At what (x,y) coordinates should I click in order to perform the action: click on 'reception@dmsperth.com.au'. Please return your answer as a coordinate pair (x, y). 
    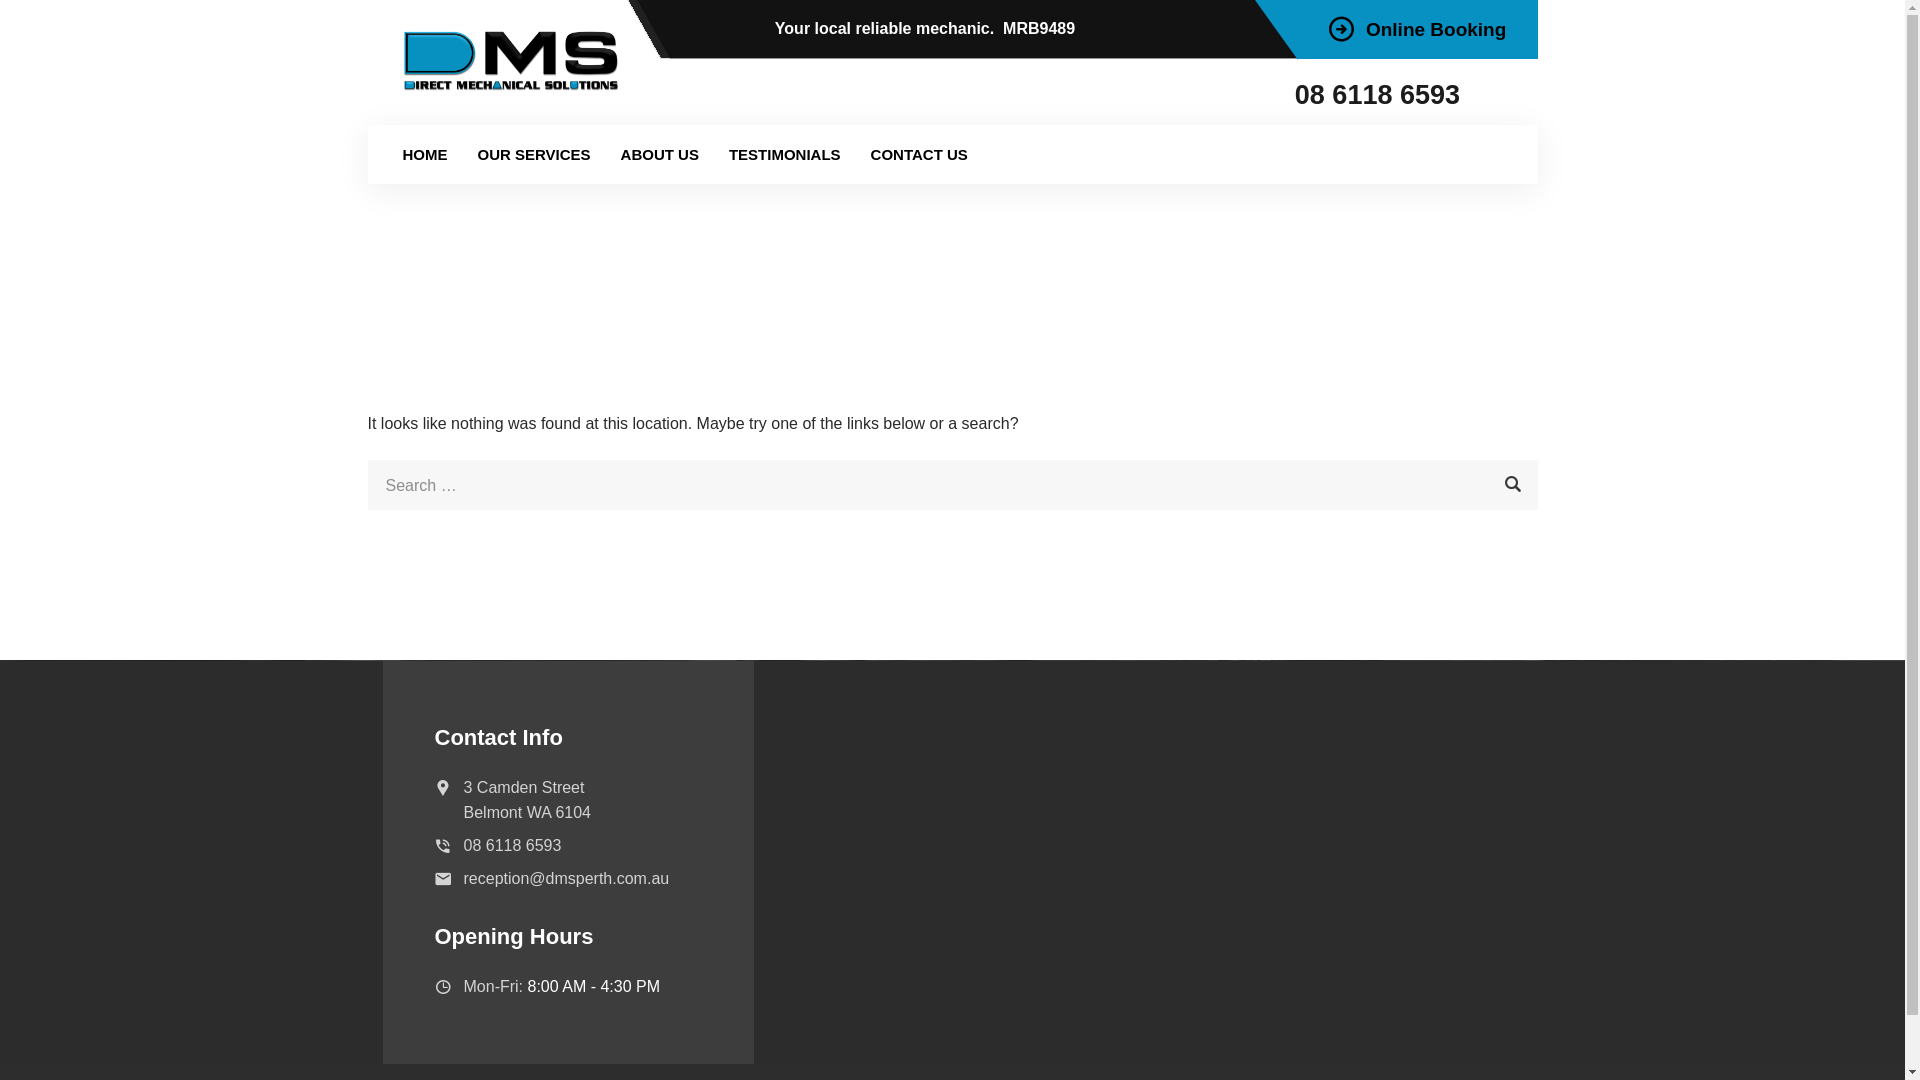
    Looking at the image, I should click on (565, 877).